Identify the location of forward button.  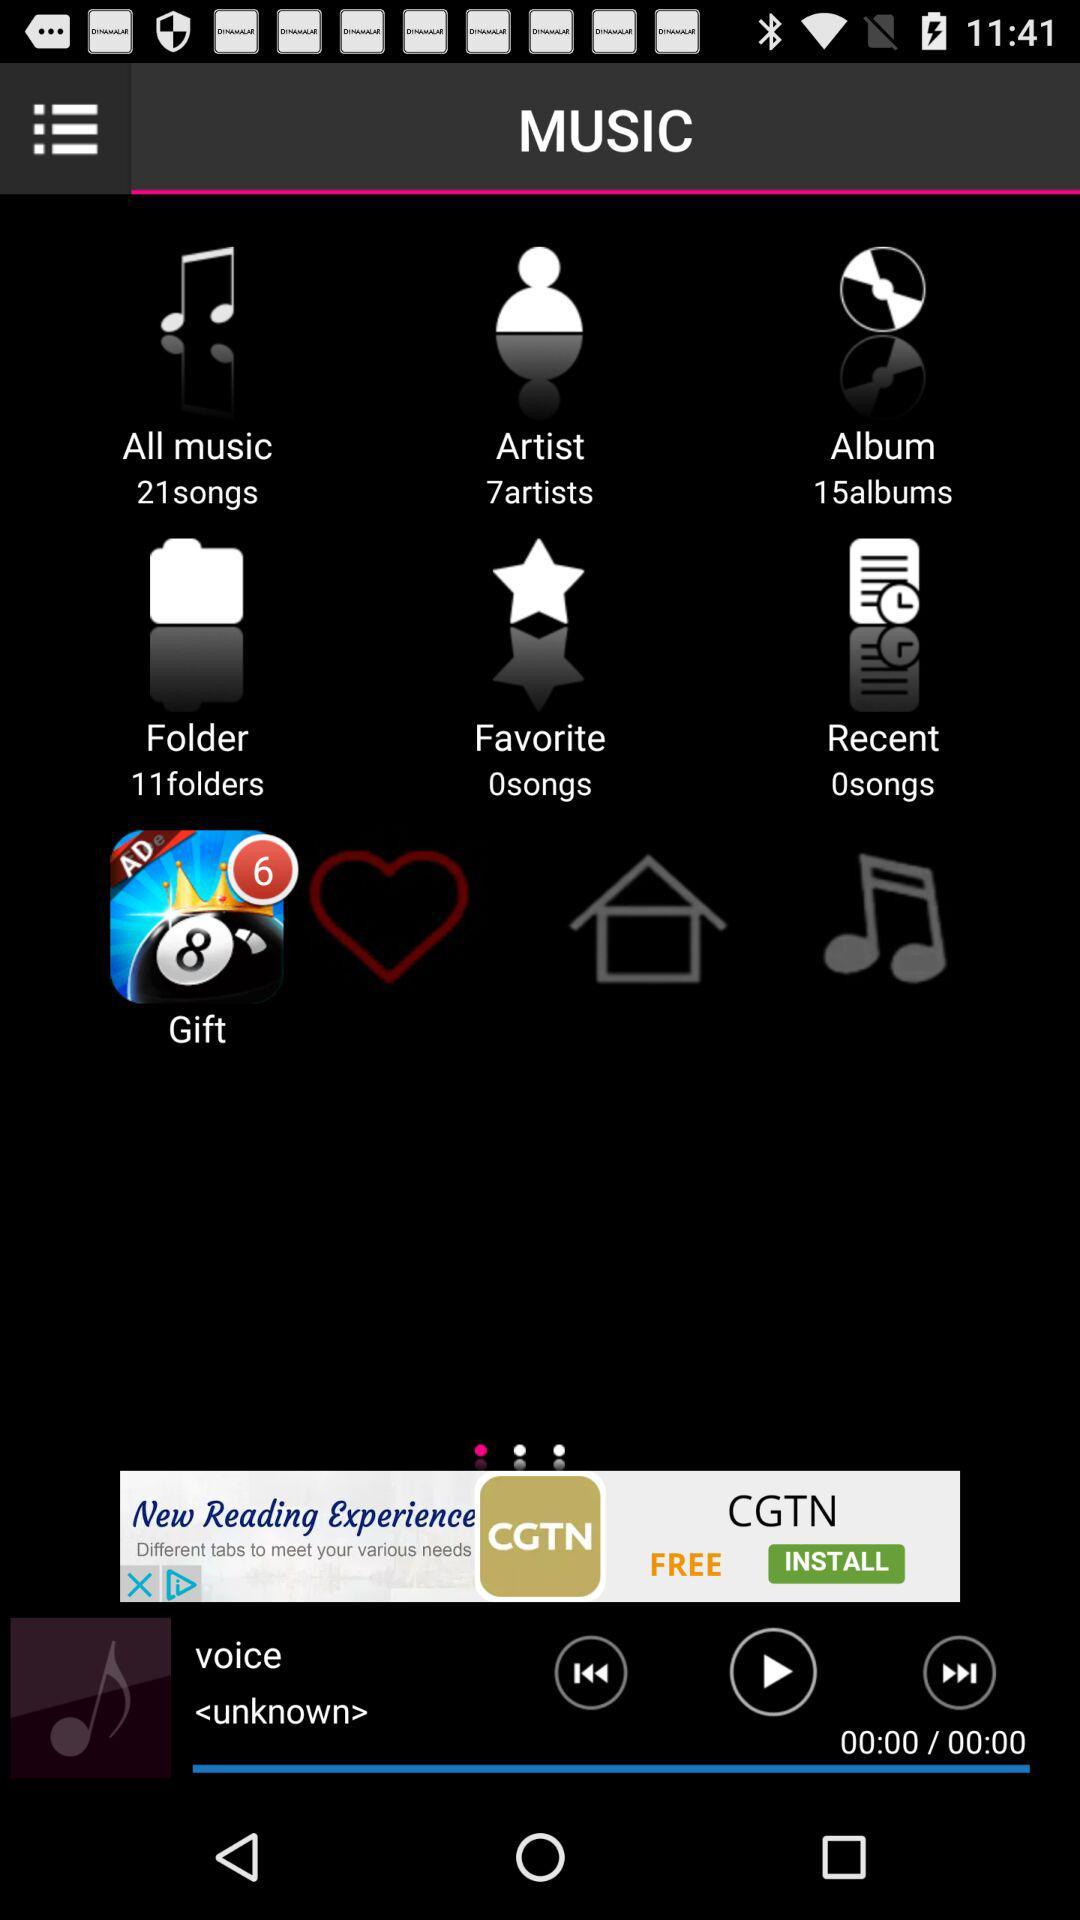
(971, 1680).